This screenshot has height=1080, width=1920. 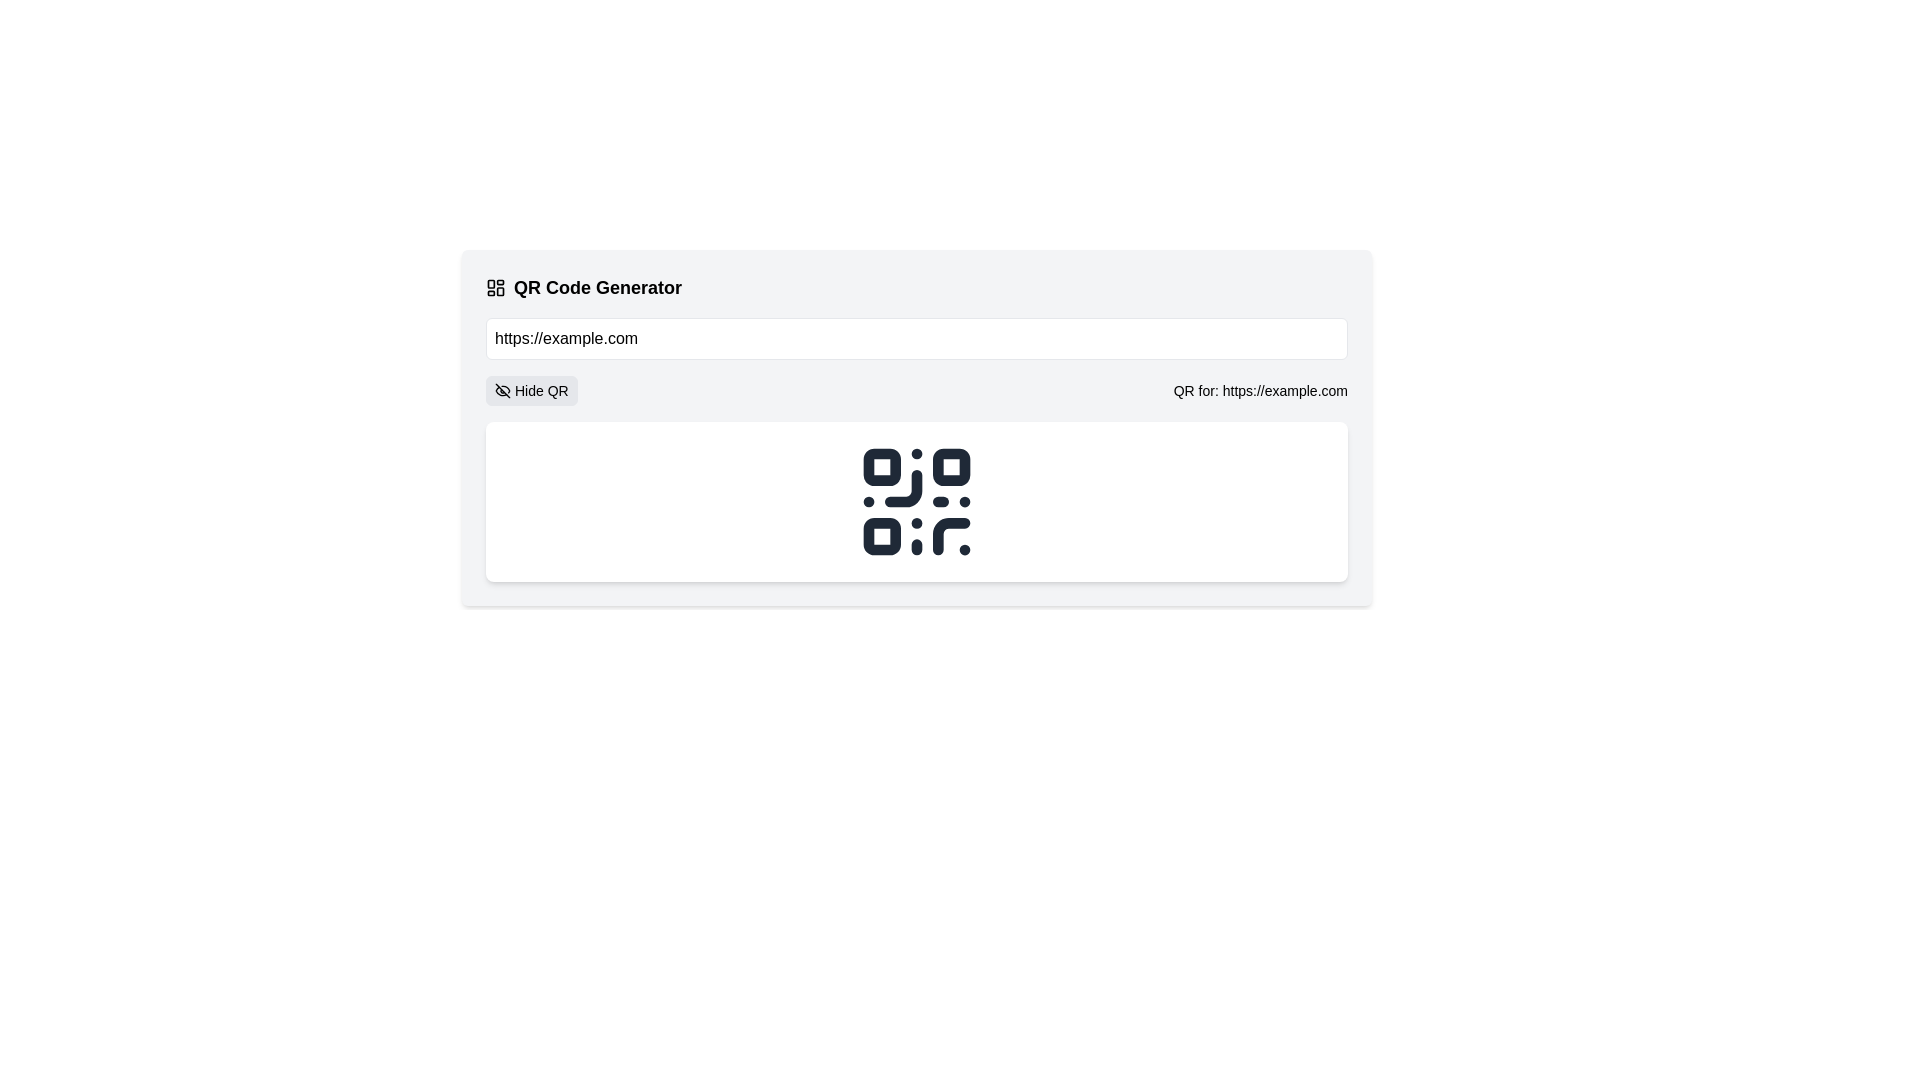 I want to click on the dashboard layout icon located in the header section titled 'QR Code Generator', positioned before the text 'QR Code Generator', so click(x=495, y=288).